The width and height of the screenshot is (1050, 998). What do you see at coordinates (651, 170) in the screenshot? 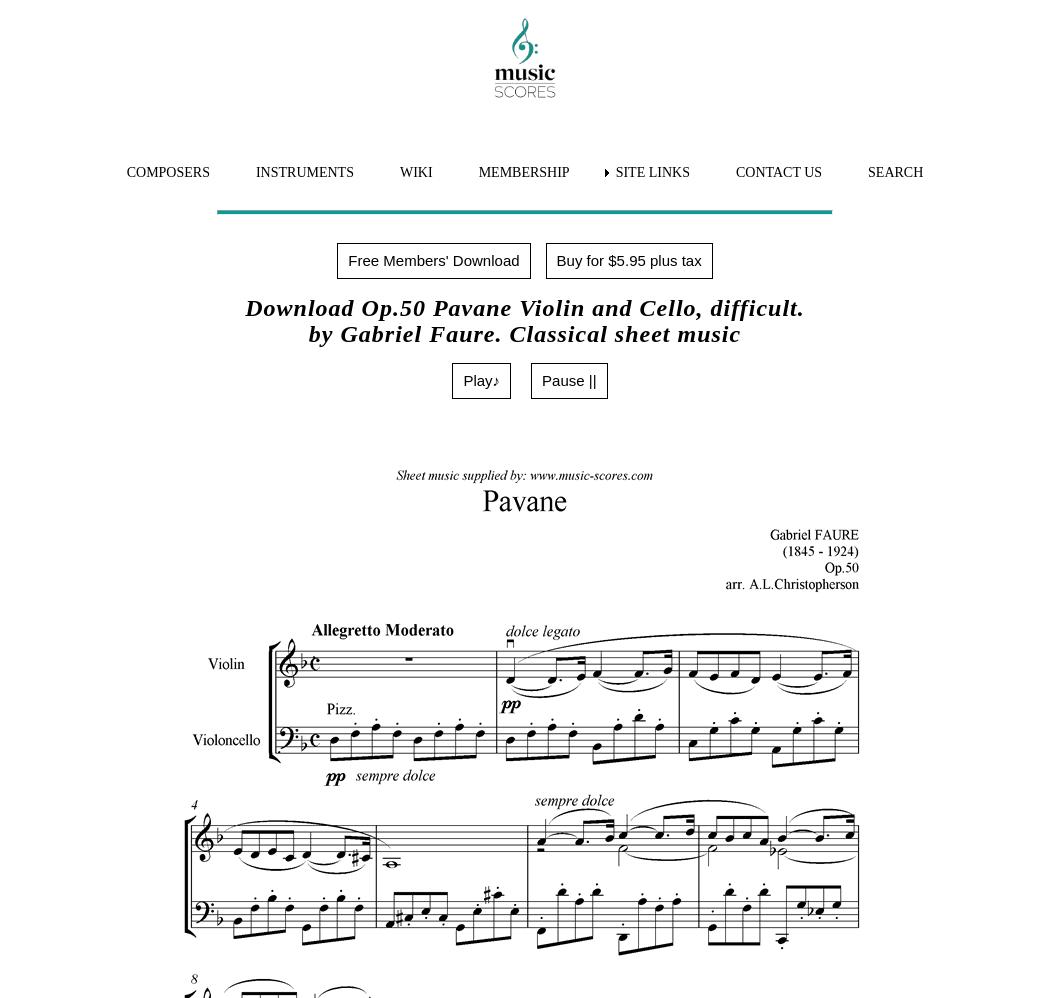
I see `'SITE LINKS'` at bounding box center [651, 170].